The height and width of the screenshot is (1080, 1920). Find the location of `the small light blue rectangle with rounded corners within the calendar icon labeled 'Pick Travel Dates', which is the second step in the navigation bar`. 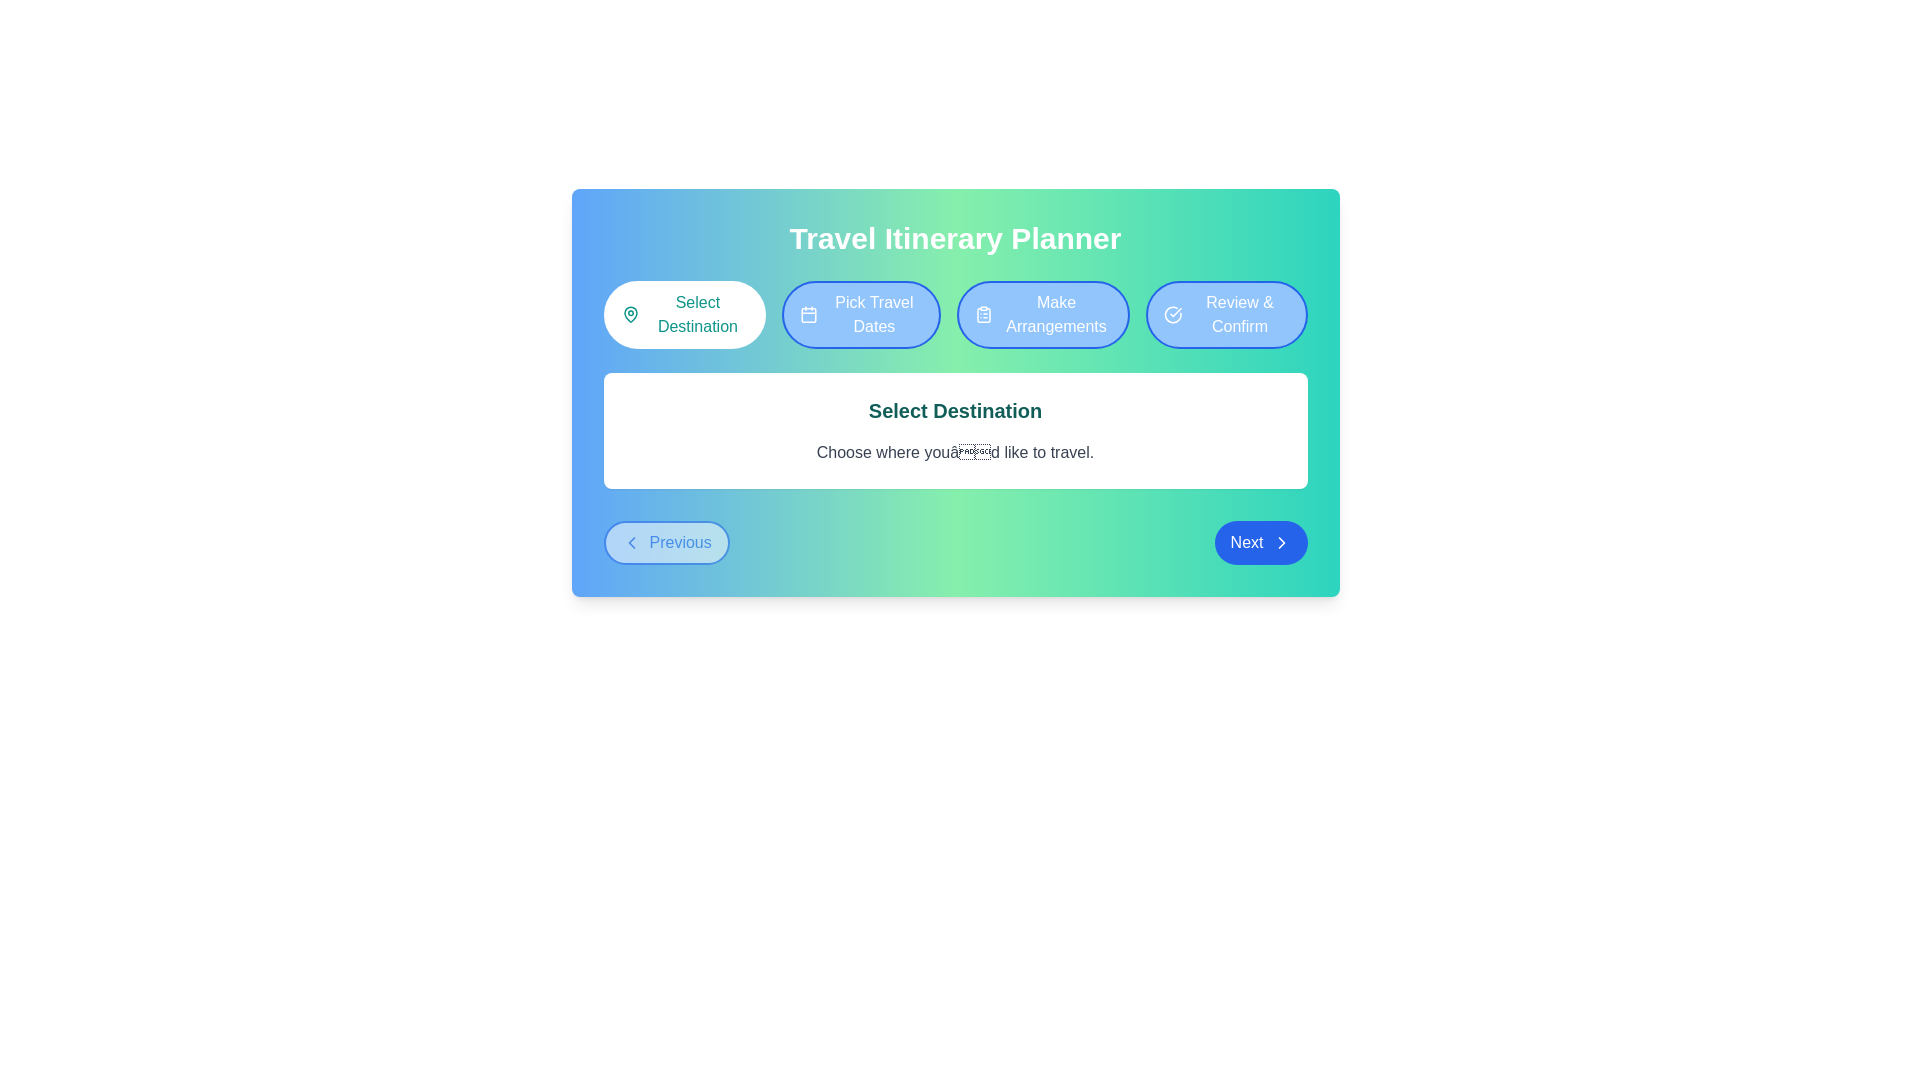

the small light blue rectangle with rounded corners within the calendar icon labeled 'Pick Travel Dates', which is the second step in the navigation bar is located at coordinates (809, 315).